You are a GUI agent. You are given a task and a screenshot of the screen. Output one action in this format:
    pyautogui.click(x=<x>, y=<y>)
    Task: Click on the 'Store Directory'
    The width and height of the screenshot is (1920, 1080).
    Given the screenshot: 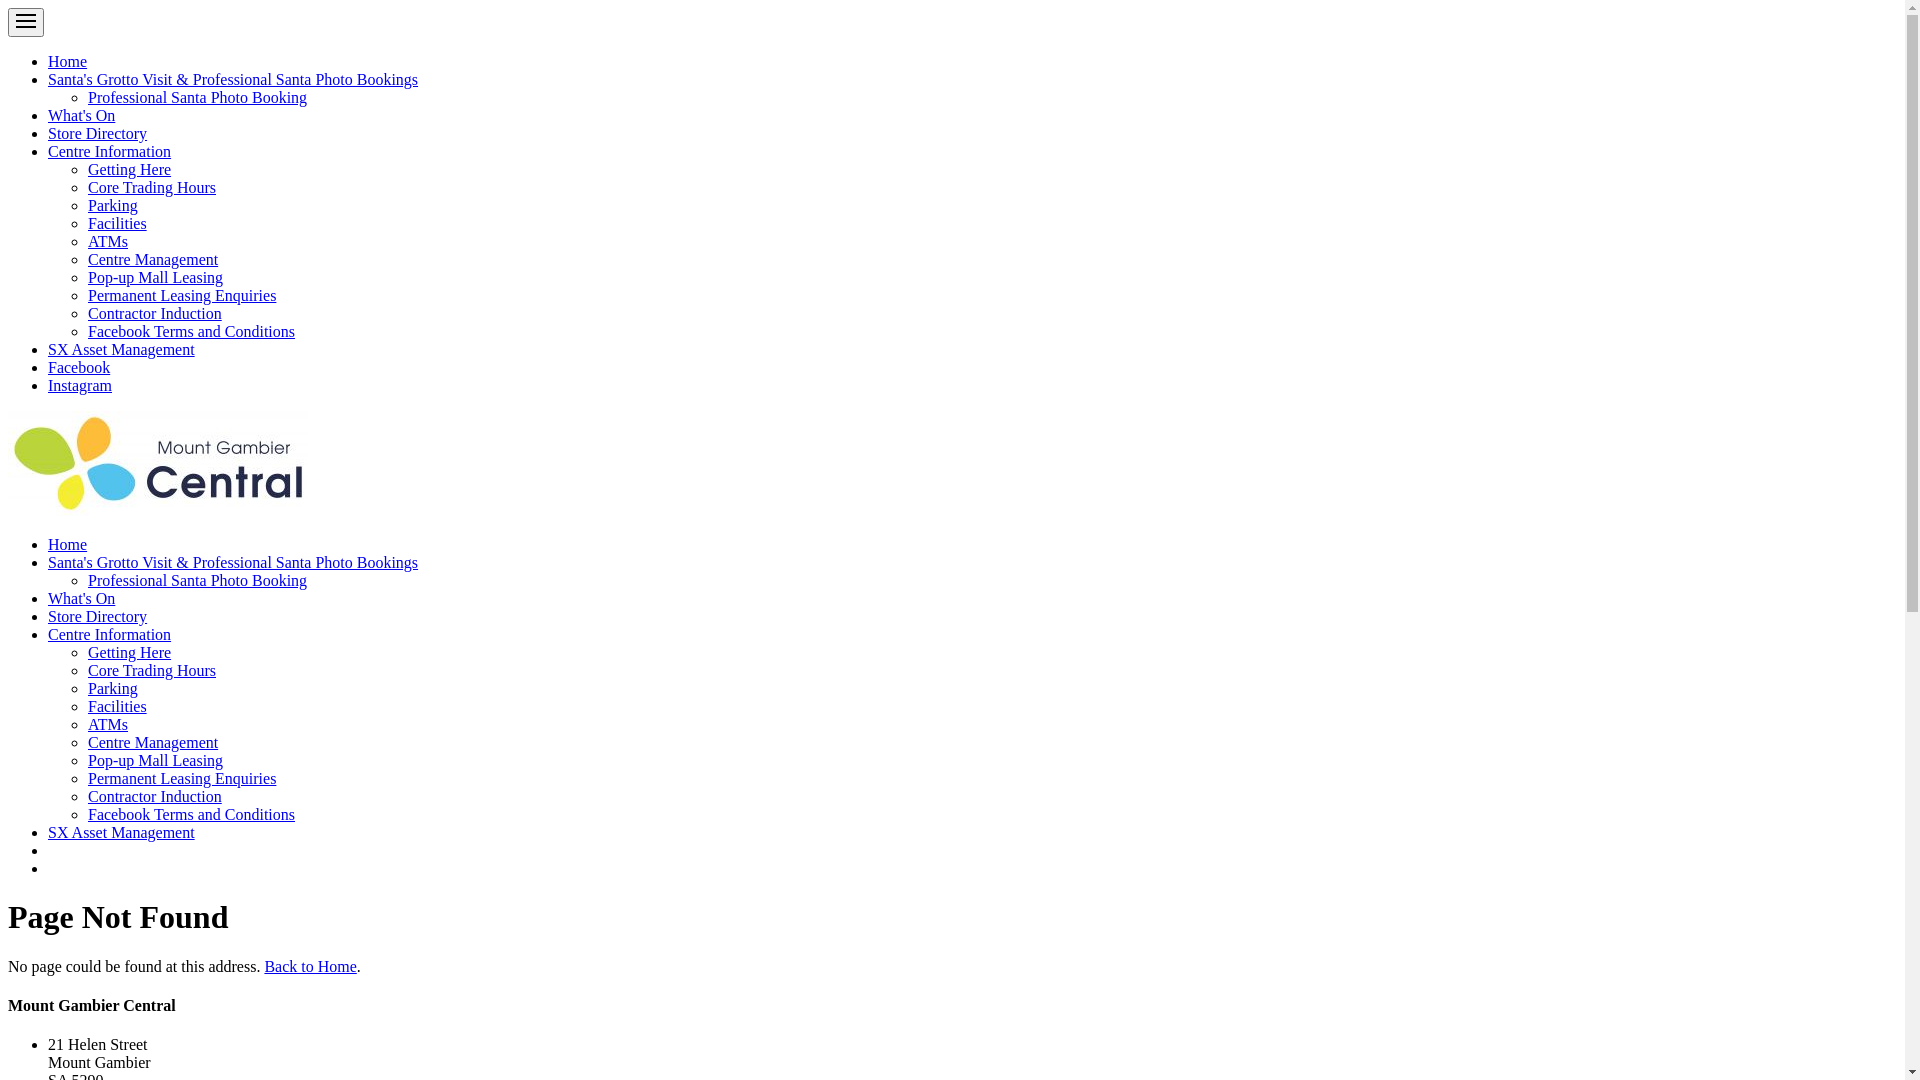 What is the action you would take?
    pyautogui.click(x=96, y=615)
    